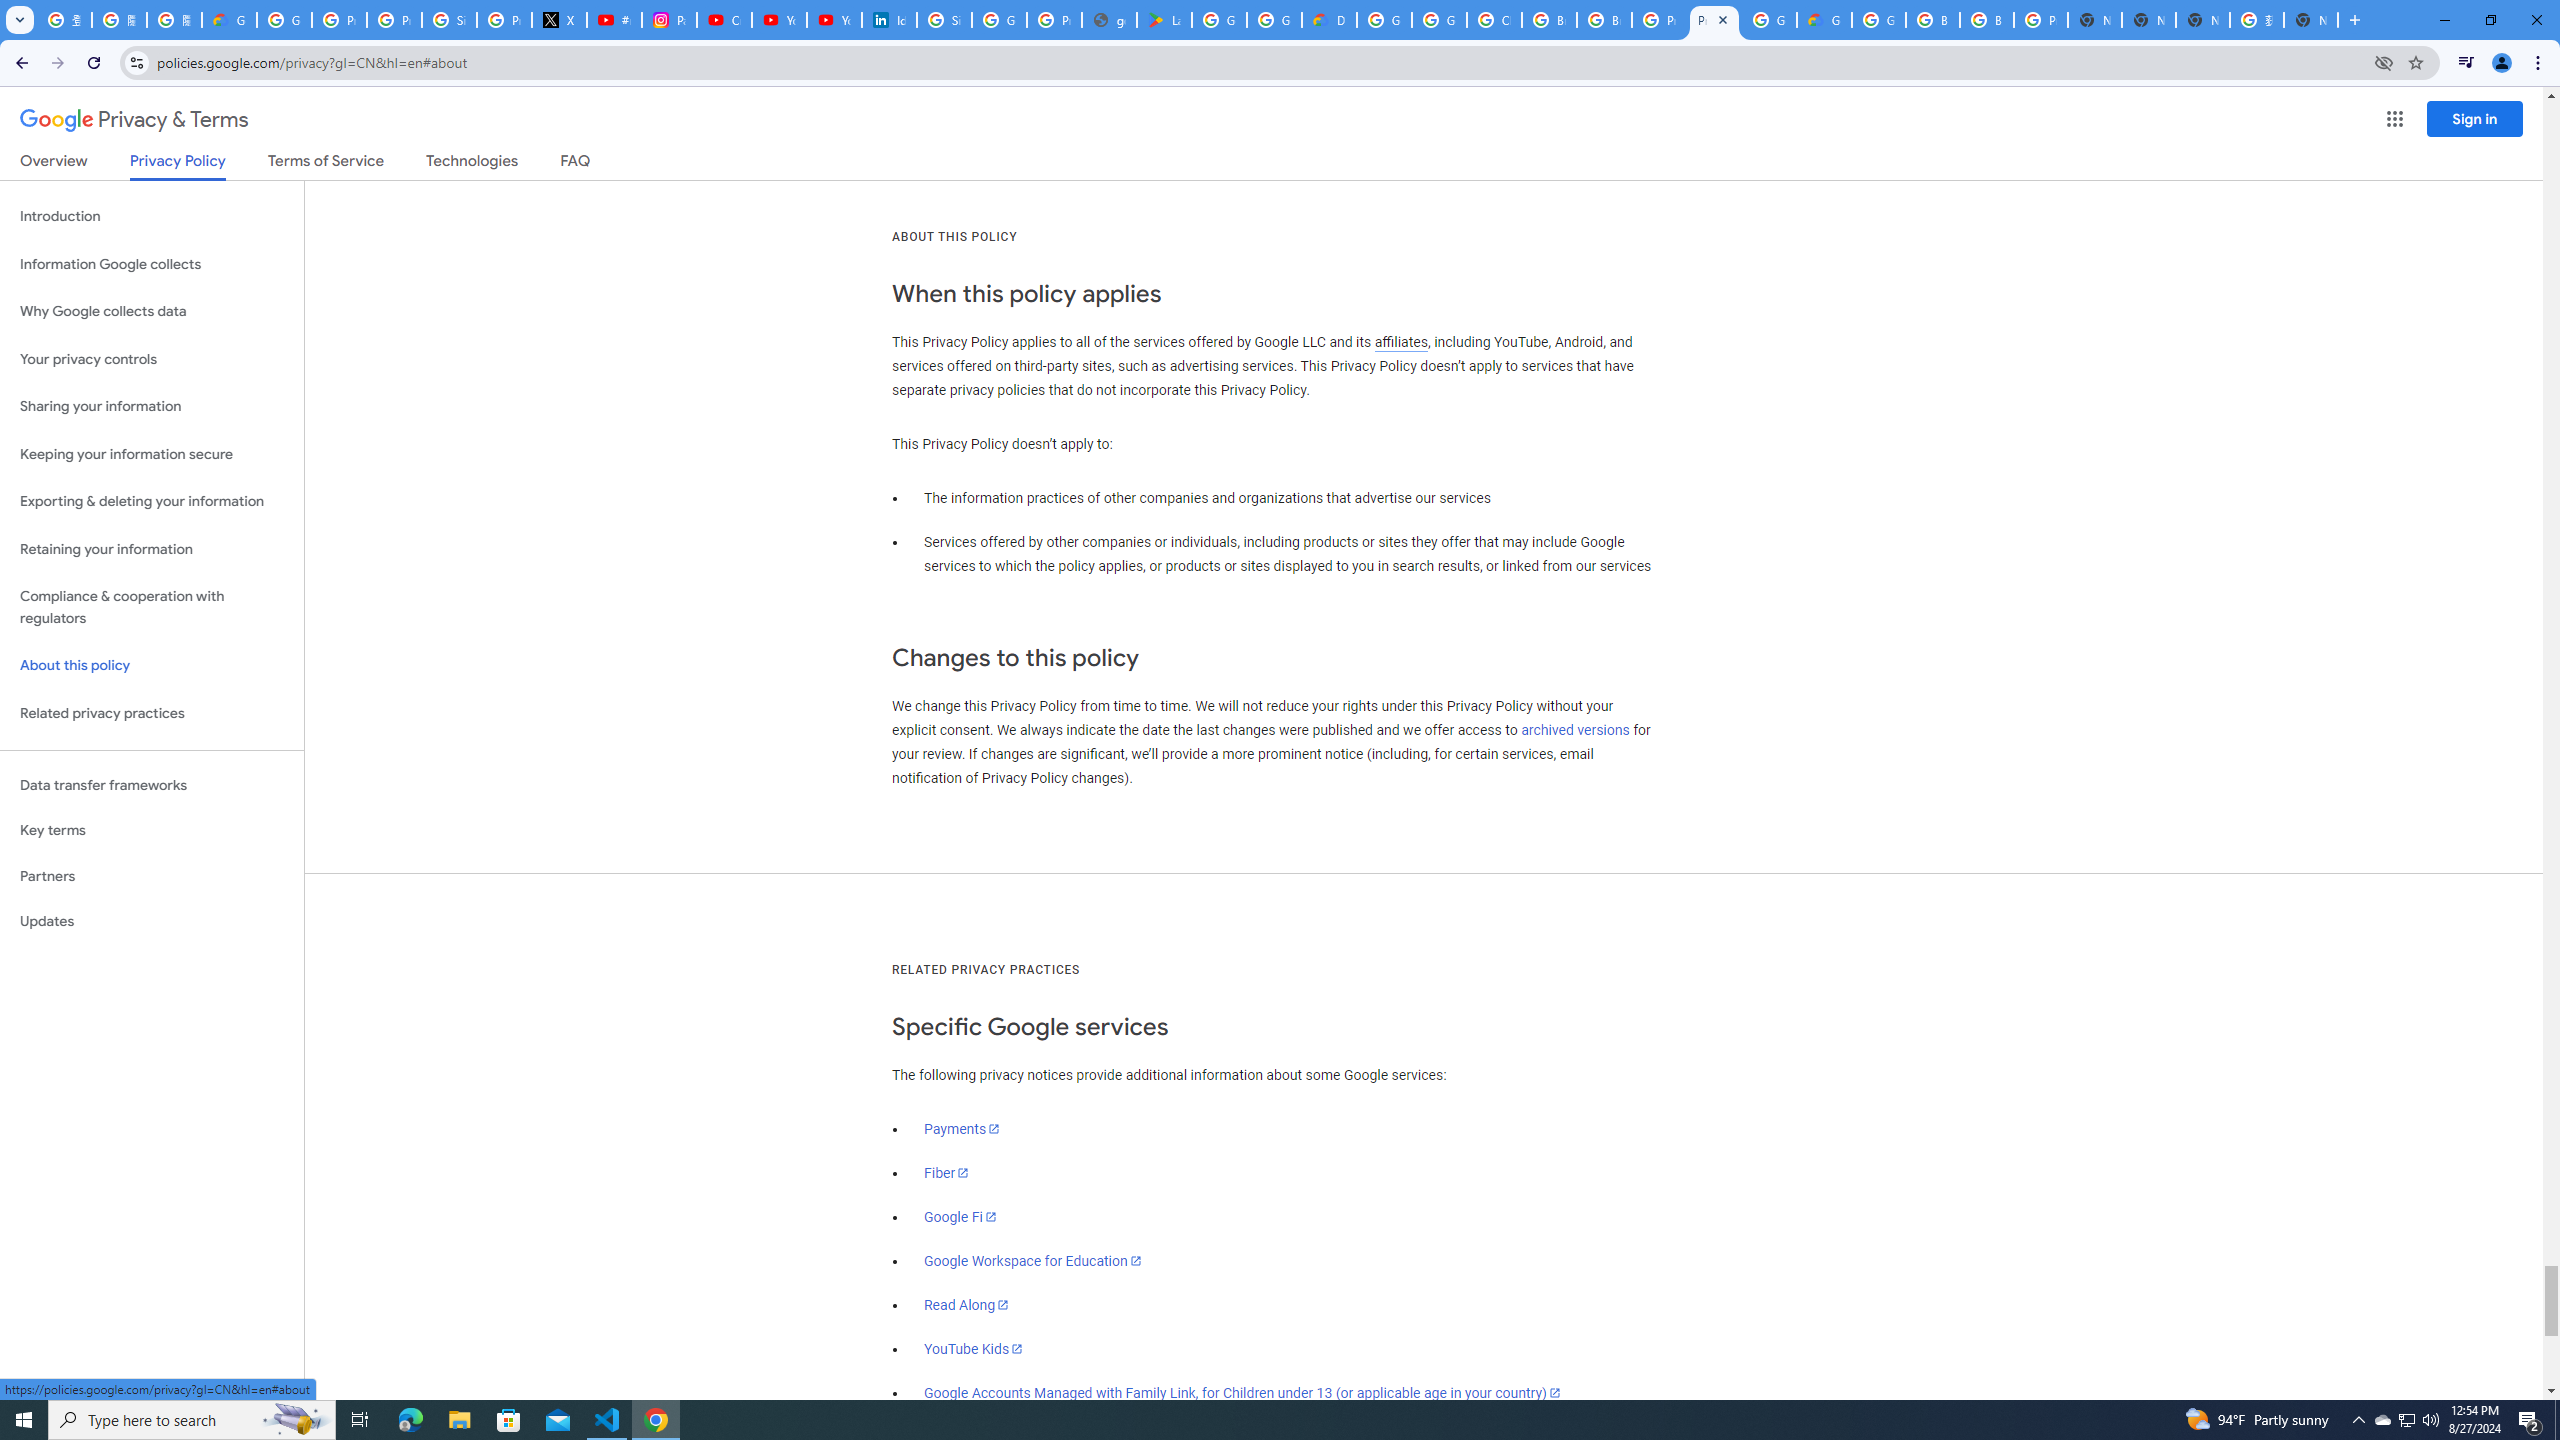  What do you see at coordinates (1273, 19) in the screenshot?
I see `'Google Workspace - Specific Terms'` at bounding box center [1273, 19].